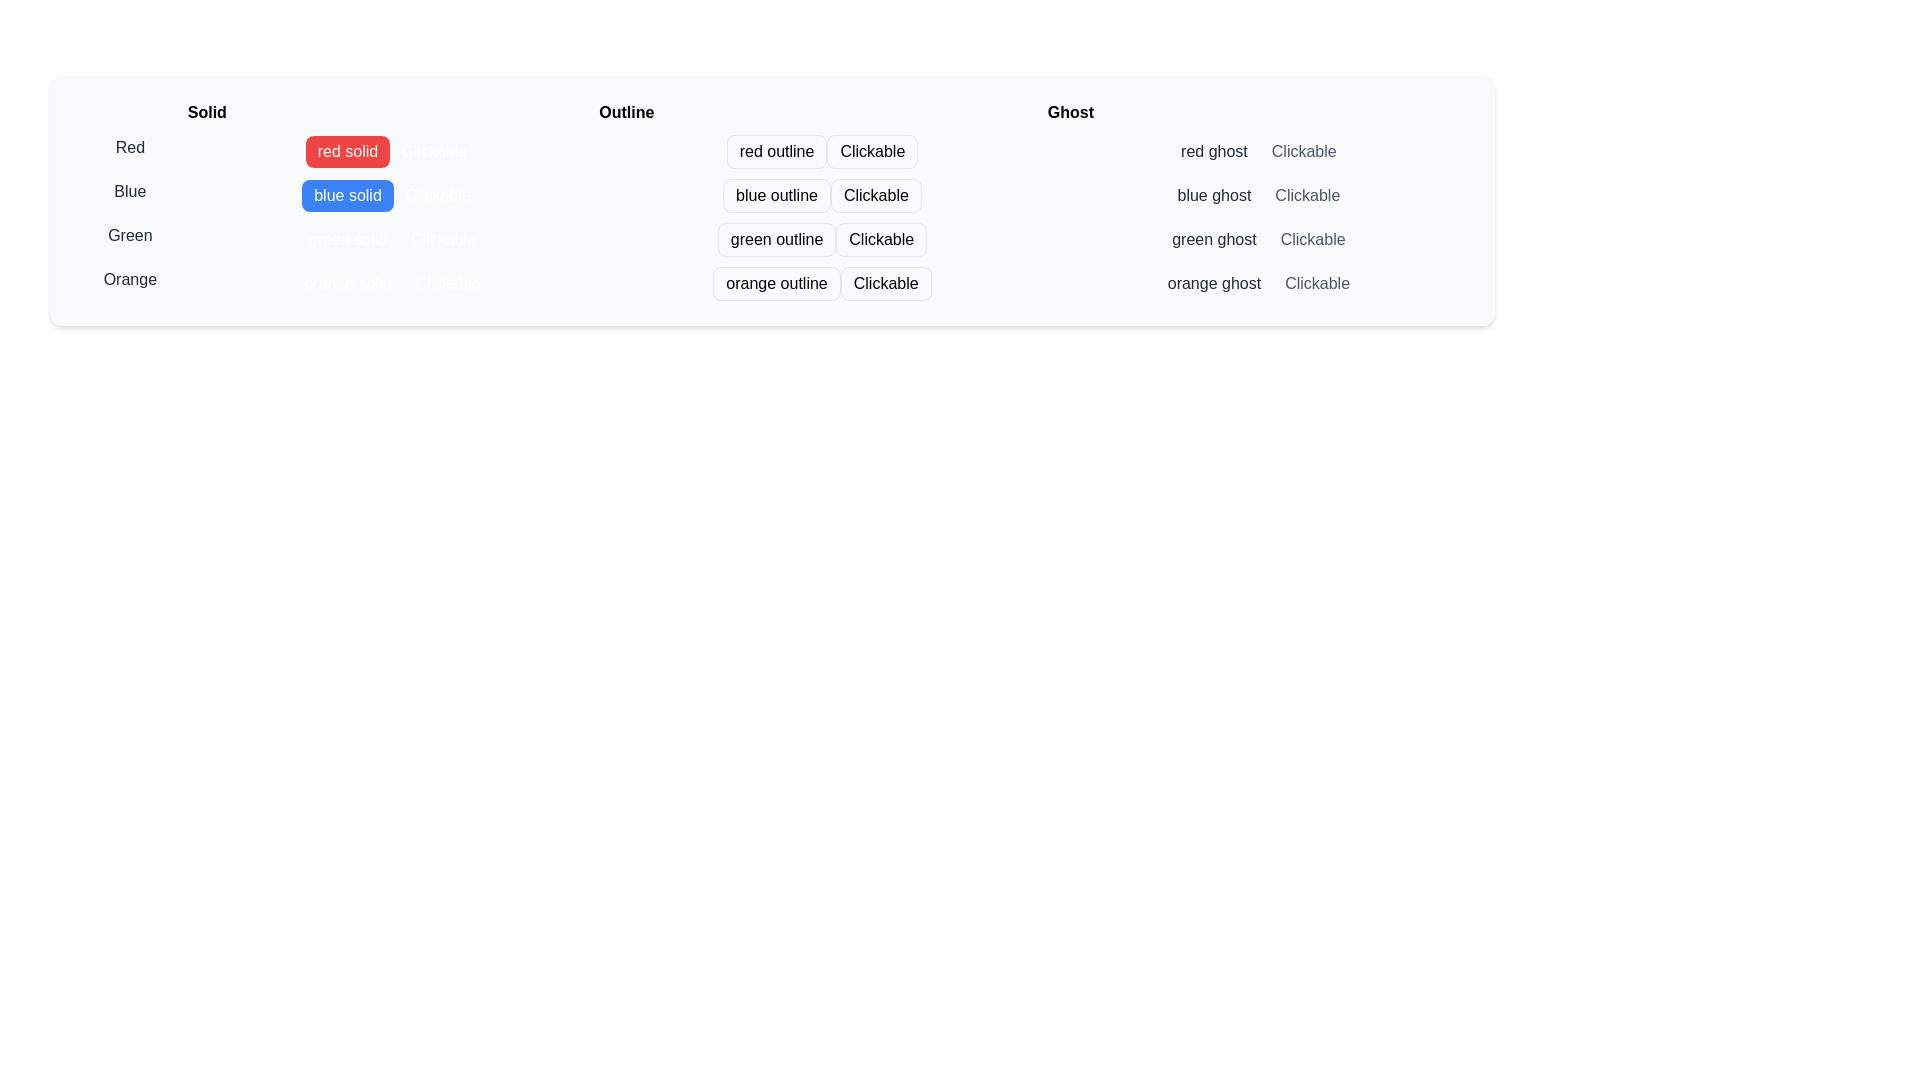 The height and width of the screenshot is (1080, 1920). Describe the element at coordinates (822, 192) in the screenshot. I see `the status Text label located in the second row under the 'Outline' column` at that location.